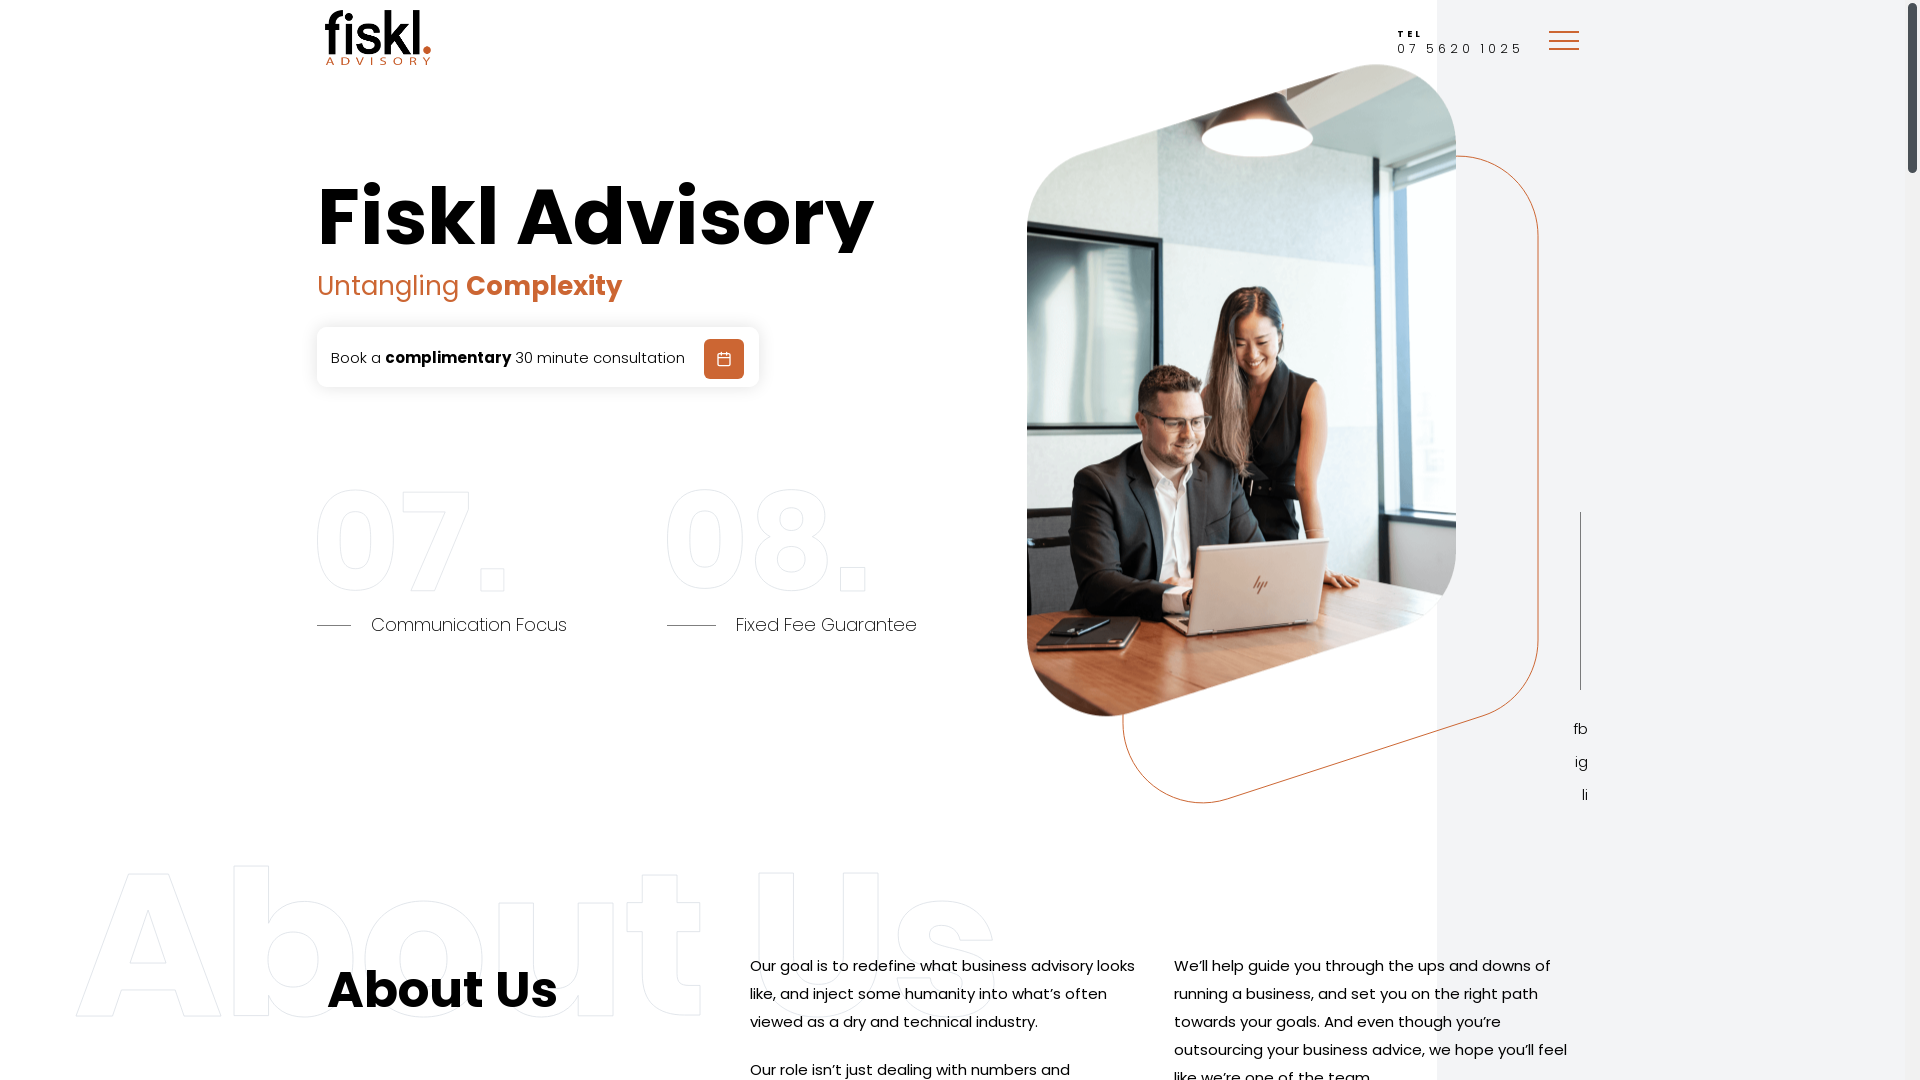  What do you see at coordinates (1579, 728) in the screenshot?
I see `'fb'` at bounding box center [1579, 728].